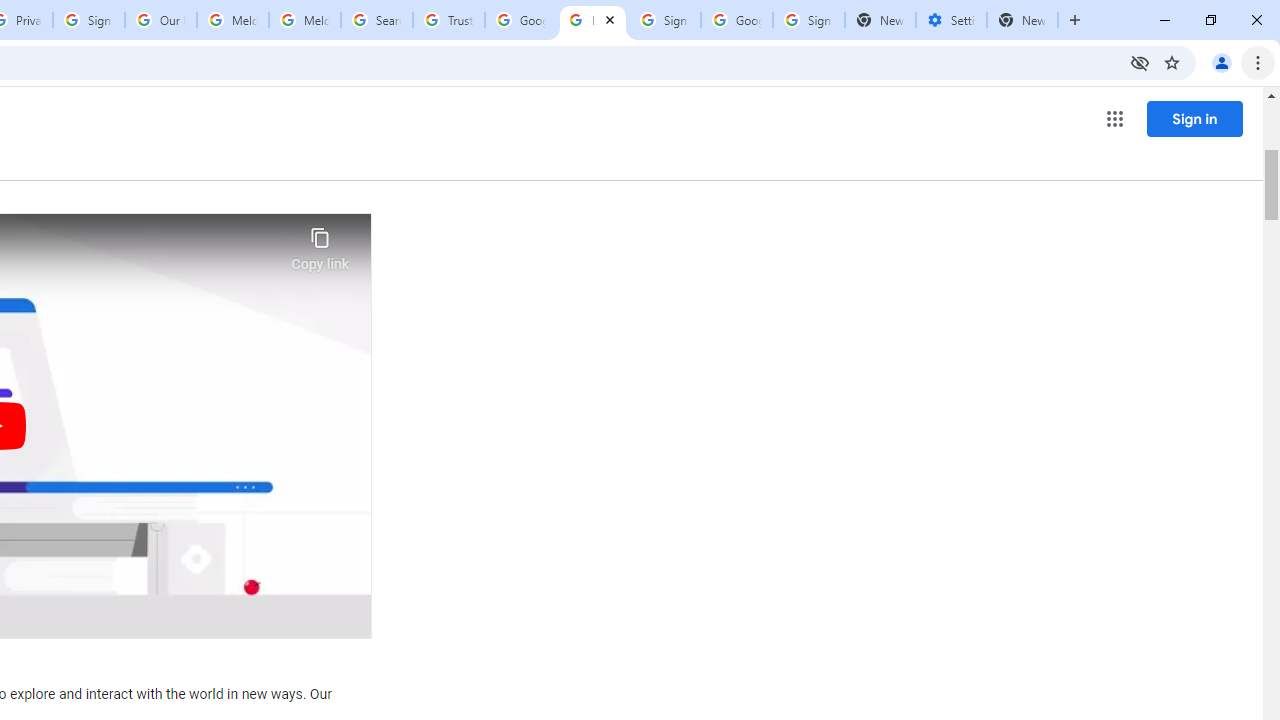 This screenshot has height=720, width=1280. Describe the element at coordinates (950, 20) in the screenshot. I see `'Settings - Addresses and more'` at that location.